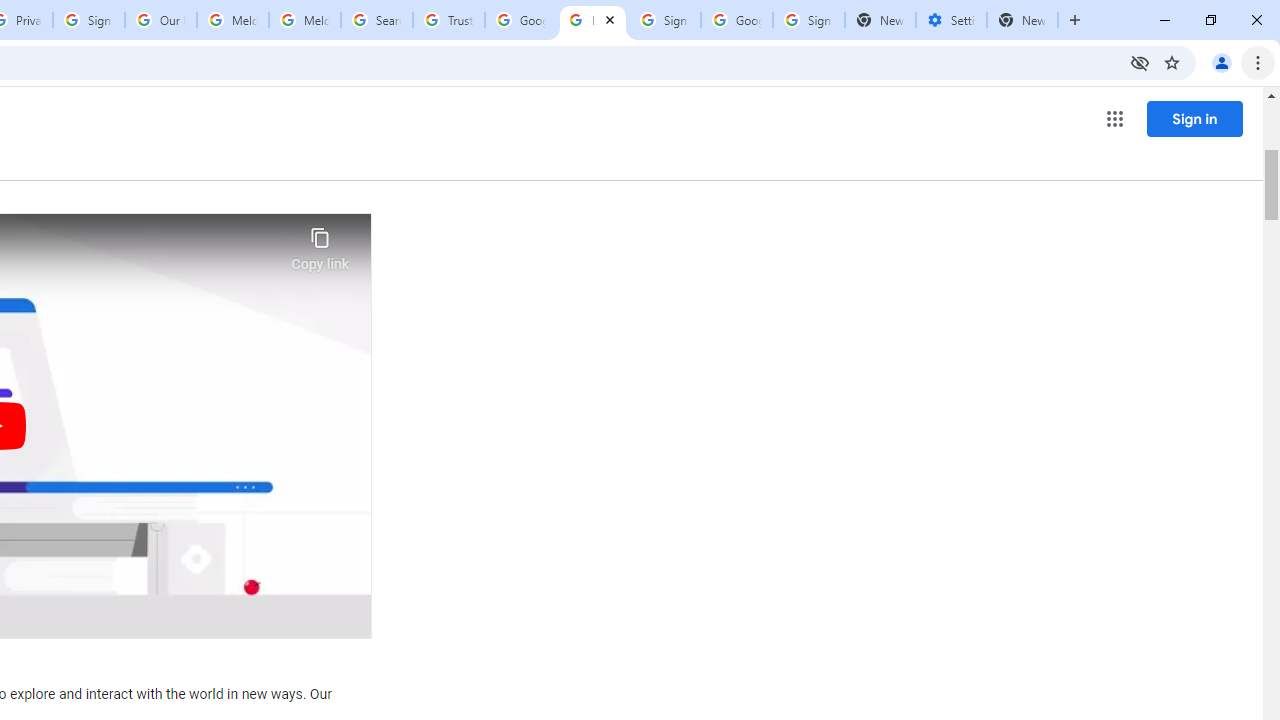 This screenshot has height=720, width=1280. Describe the element at coordinates (950, 20) in the screenshot. I see `'Settings - Addresses and more'` at that location.